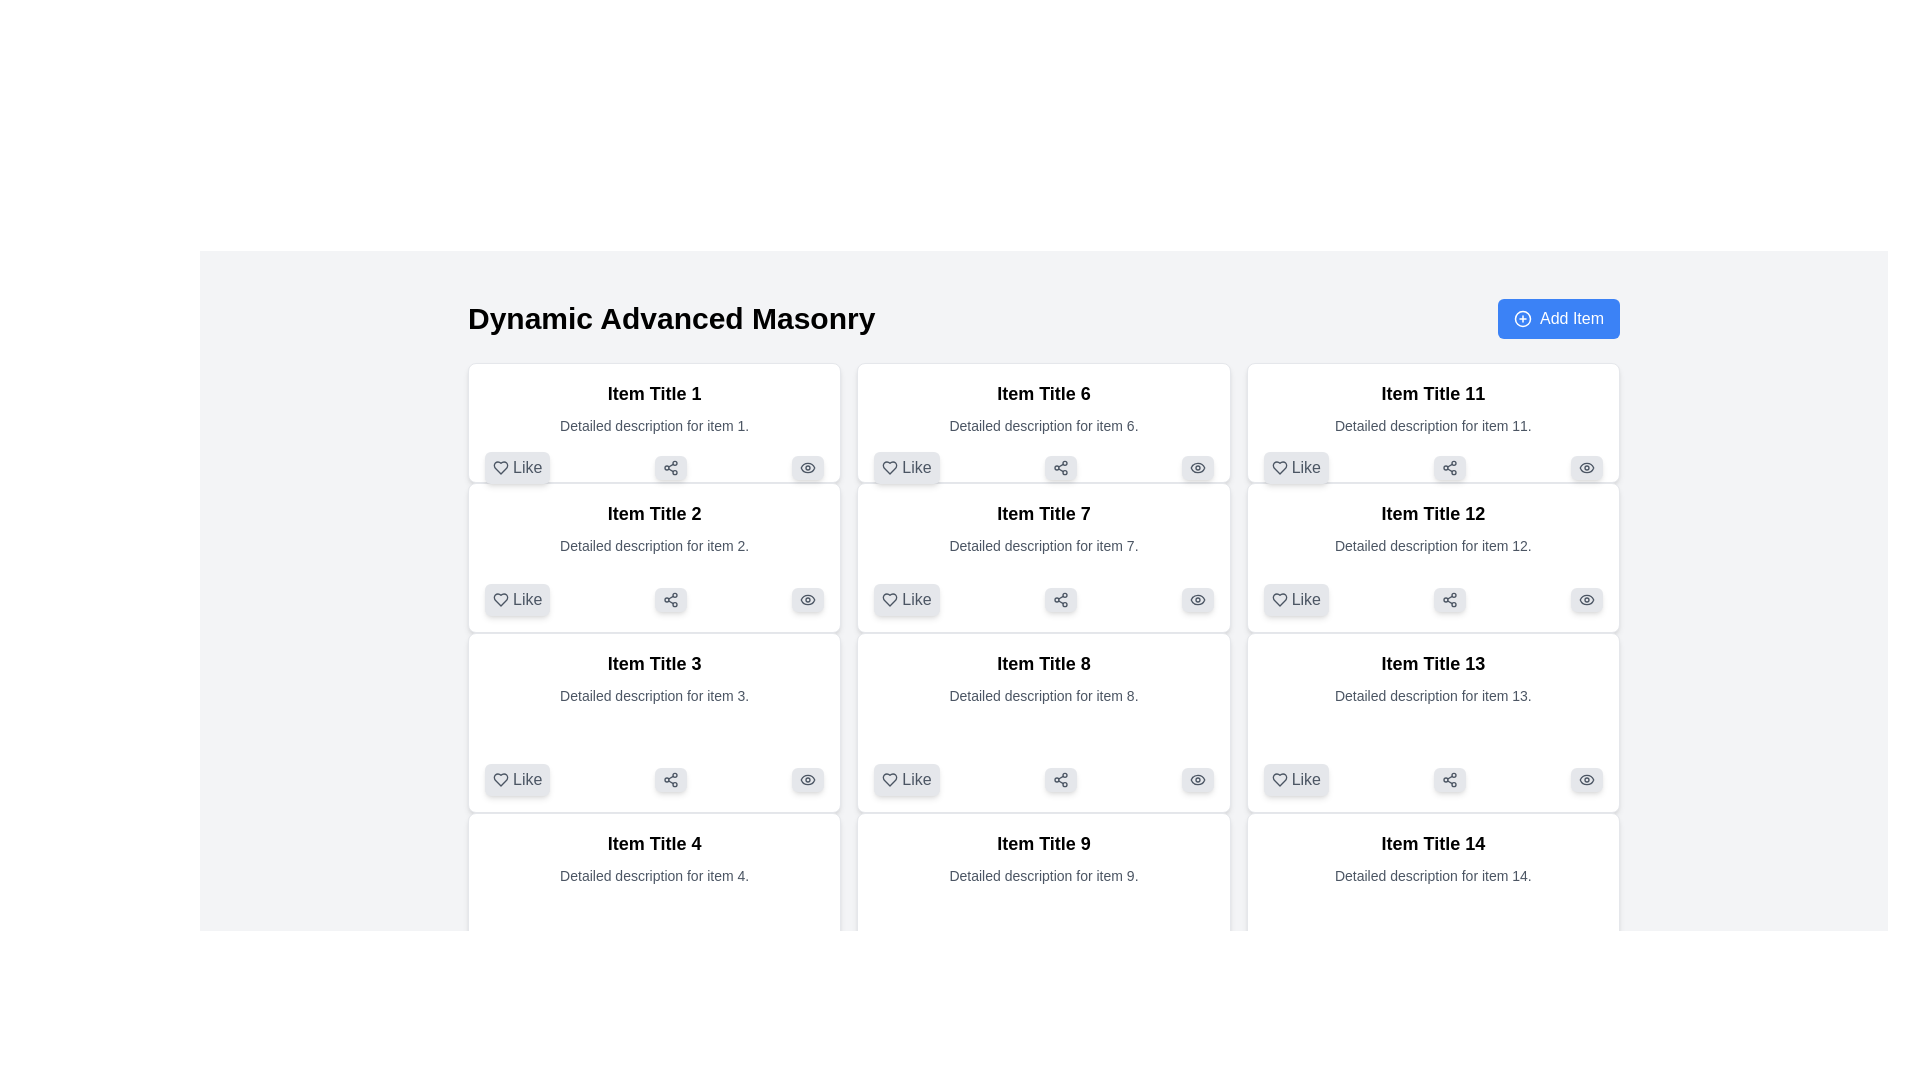 The image size is (1920, 1080). Describe the element at coordinates (1432, 844) in the screenshot. I see `the static text label displaying 'Item Title 14', which is styled in bold black font on a white background, located at the top of its item card in the fourth column of the bottom row` at that location.